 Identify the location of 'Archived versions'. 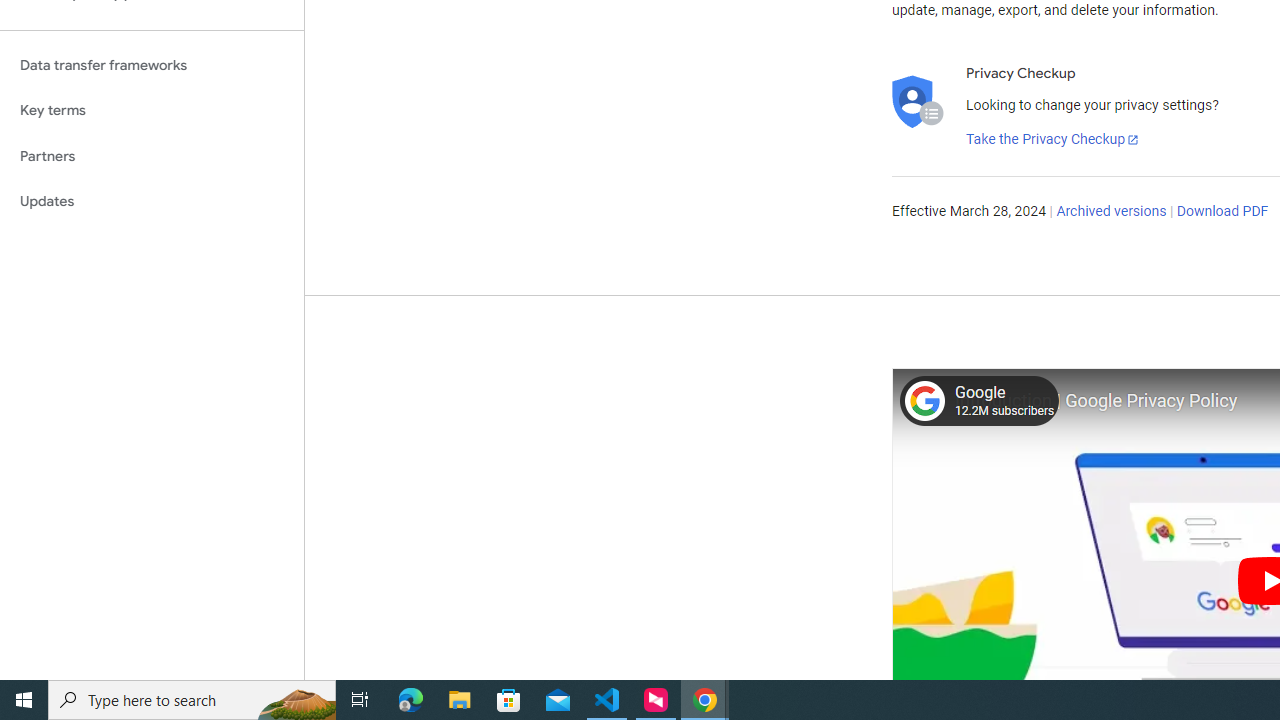
(1110, 212).